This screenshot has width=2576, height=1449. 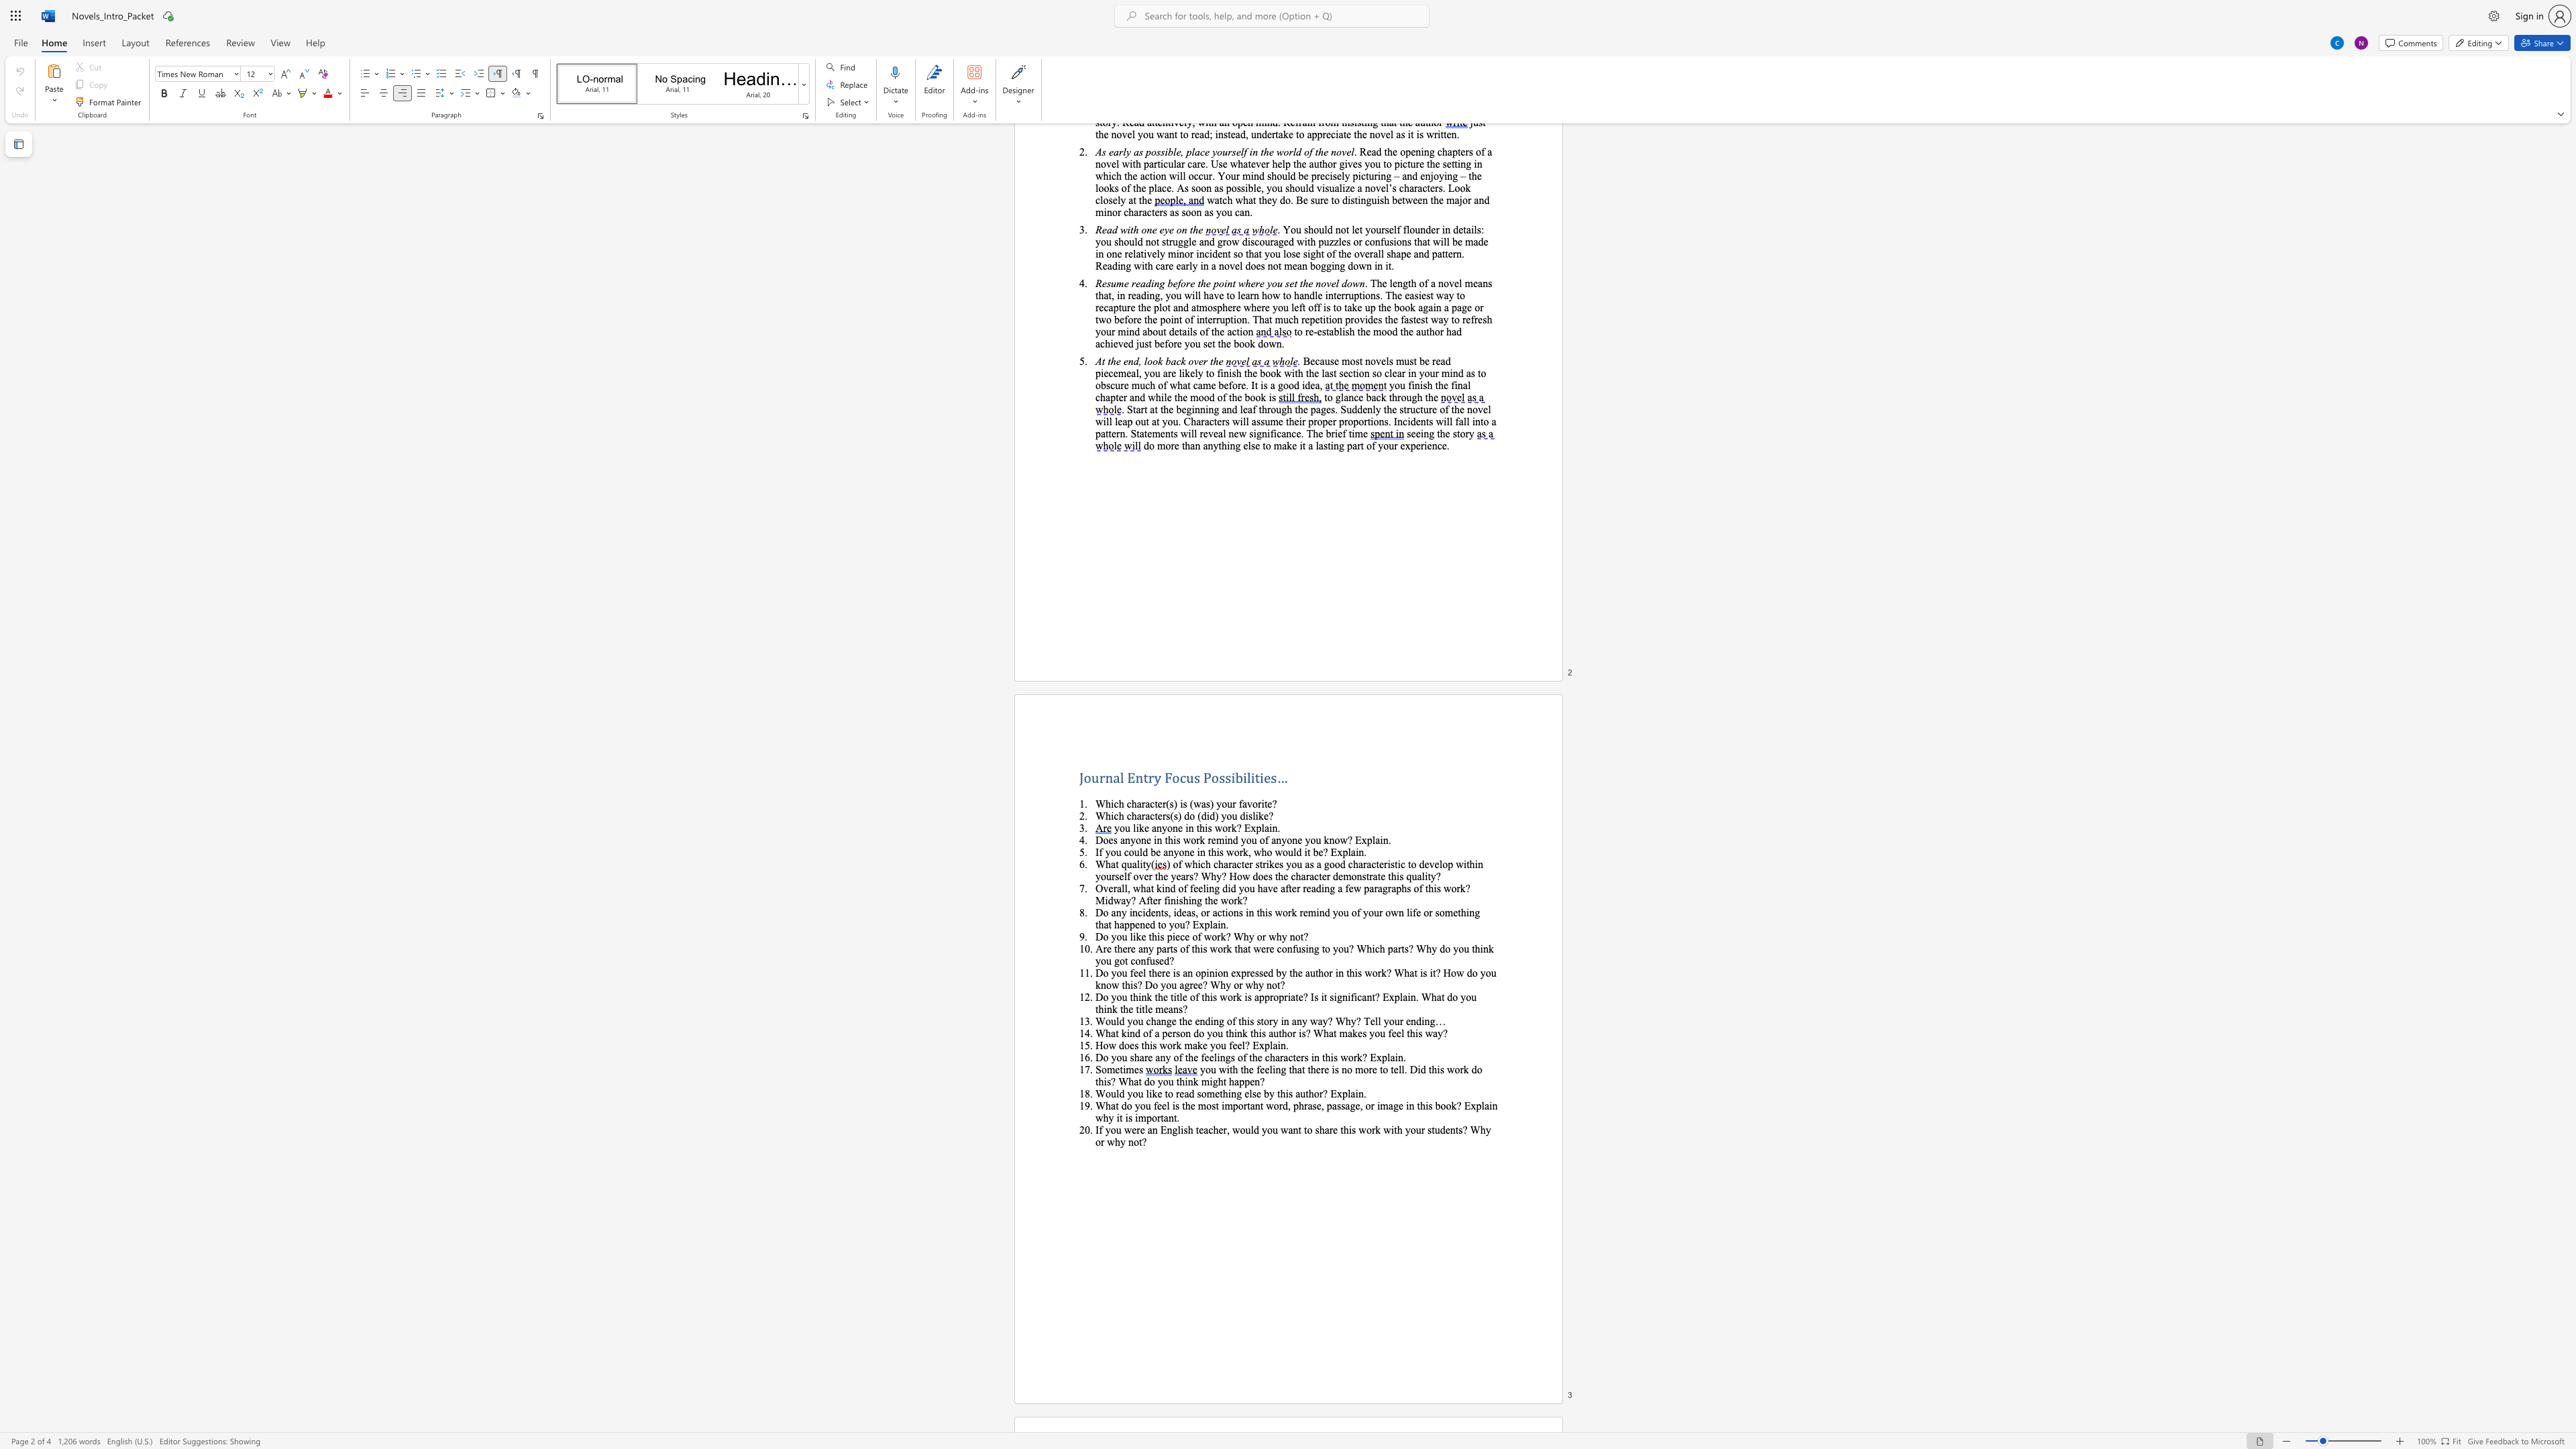 What do you see at coordinates (1144, 804) in the screenshot?
I see `the subset text "acter(s) is (was) your" within the text "Which character(s) is (was) your favorite?"` at bounding box center [1144, 804].